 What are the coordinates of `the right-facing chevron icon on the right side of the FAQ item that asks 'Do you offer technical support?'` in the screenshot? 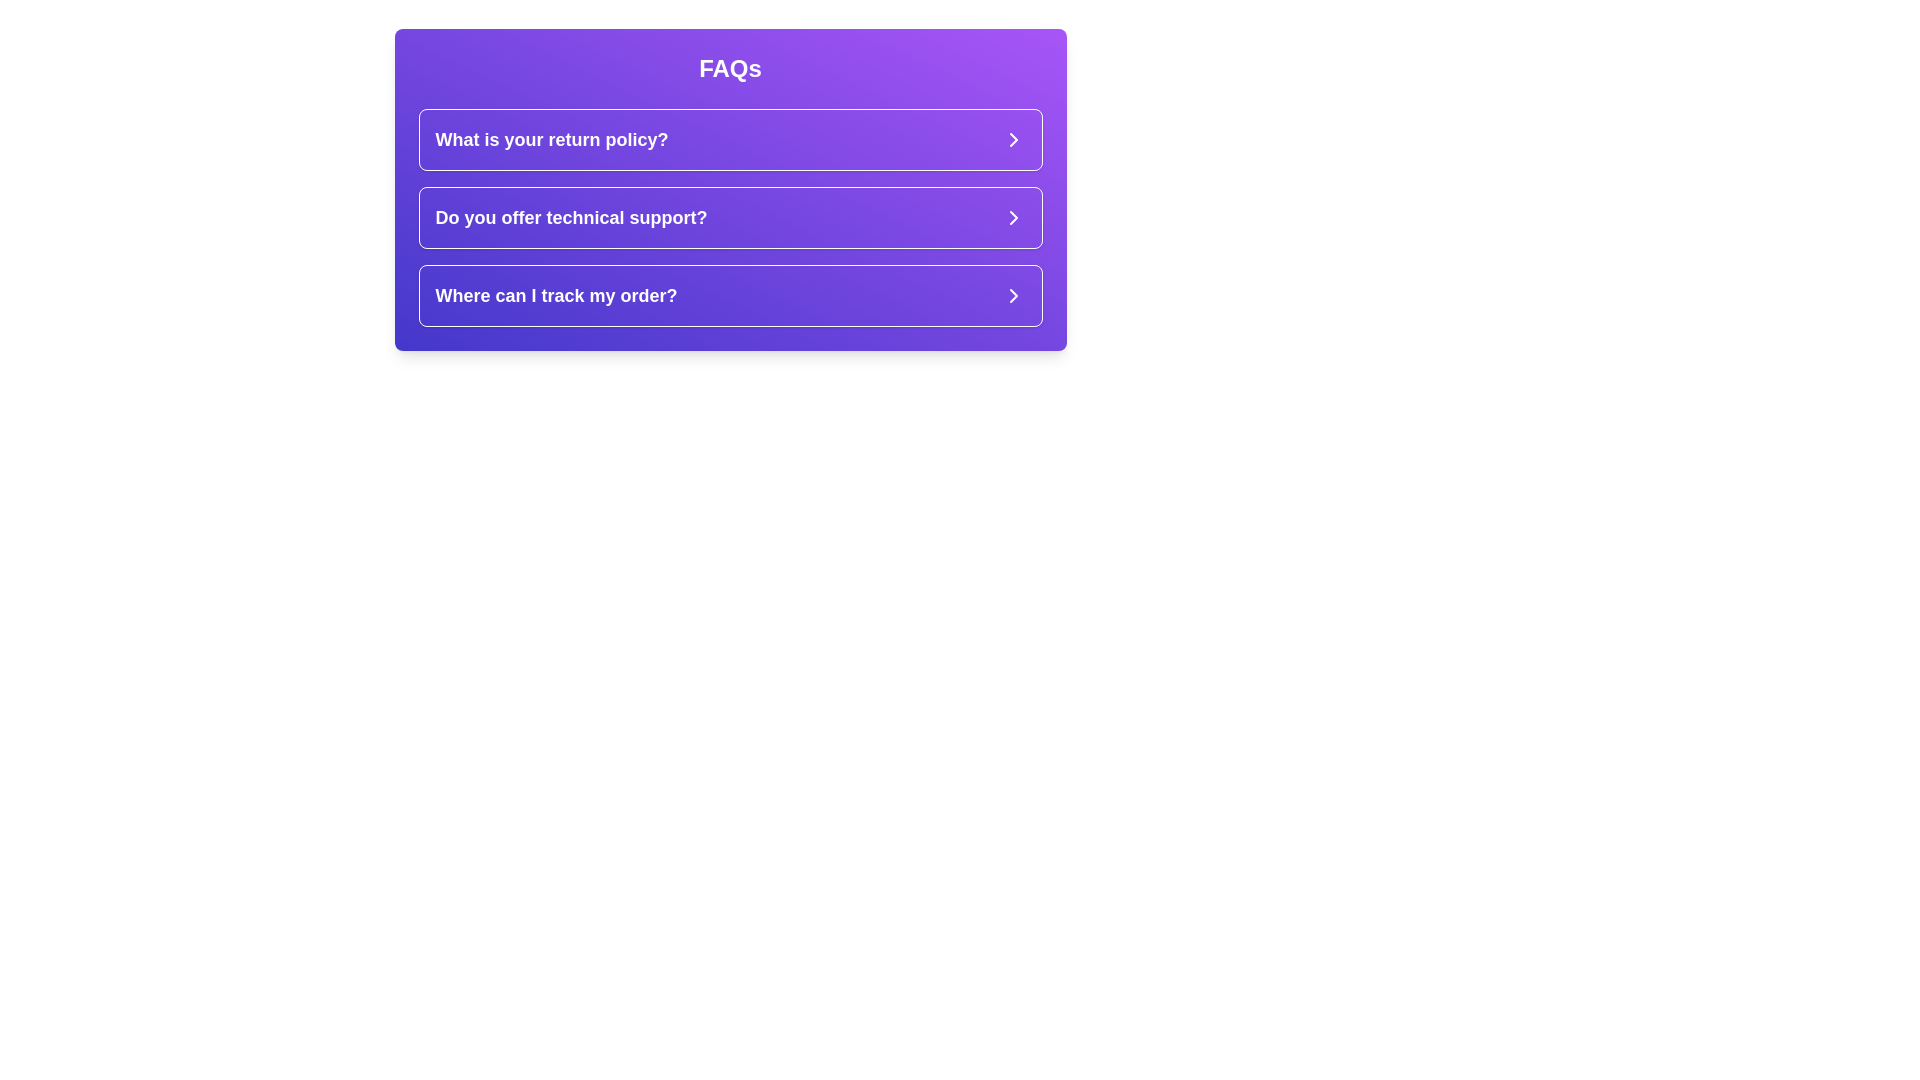 It's located at (1013, 218).